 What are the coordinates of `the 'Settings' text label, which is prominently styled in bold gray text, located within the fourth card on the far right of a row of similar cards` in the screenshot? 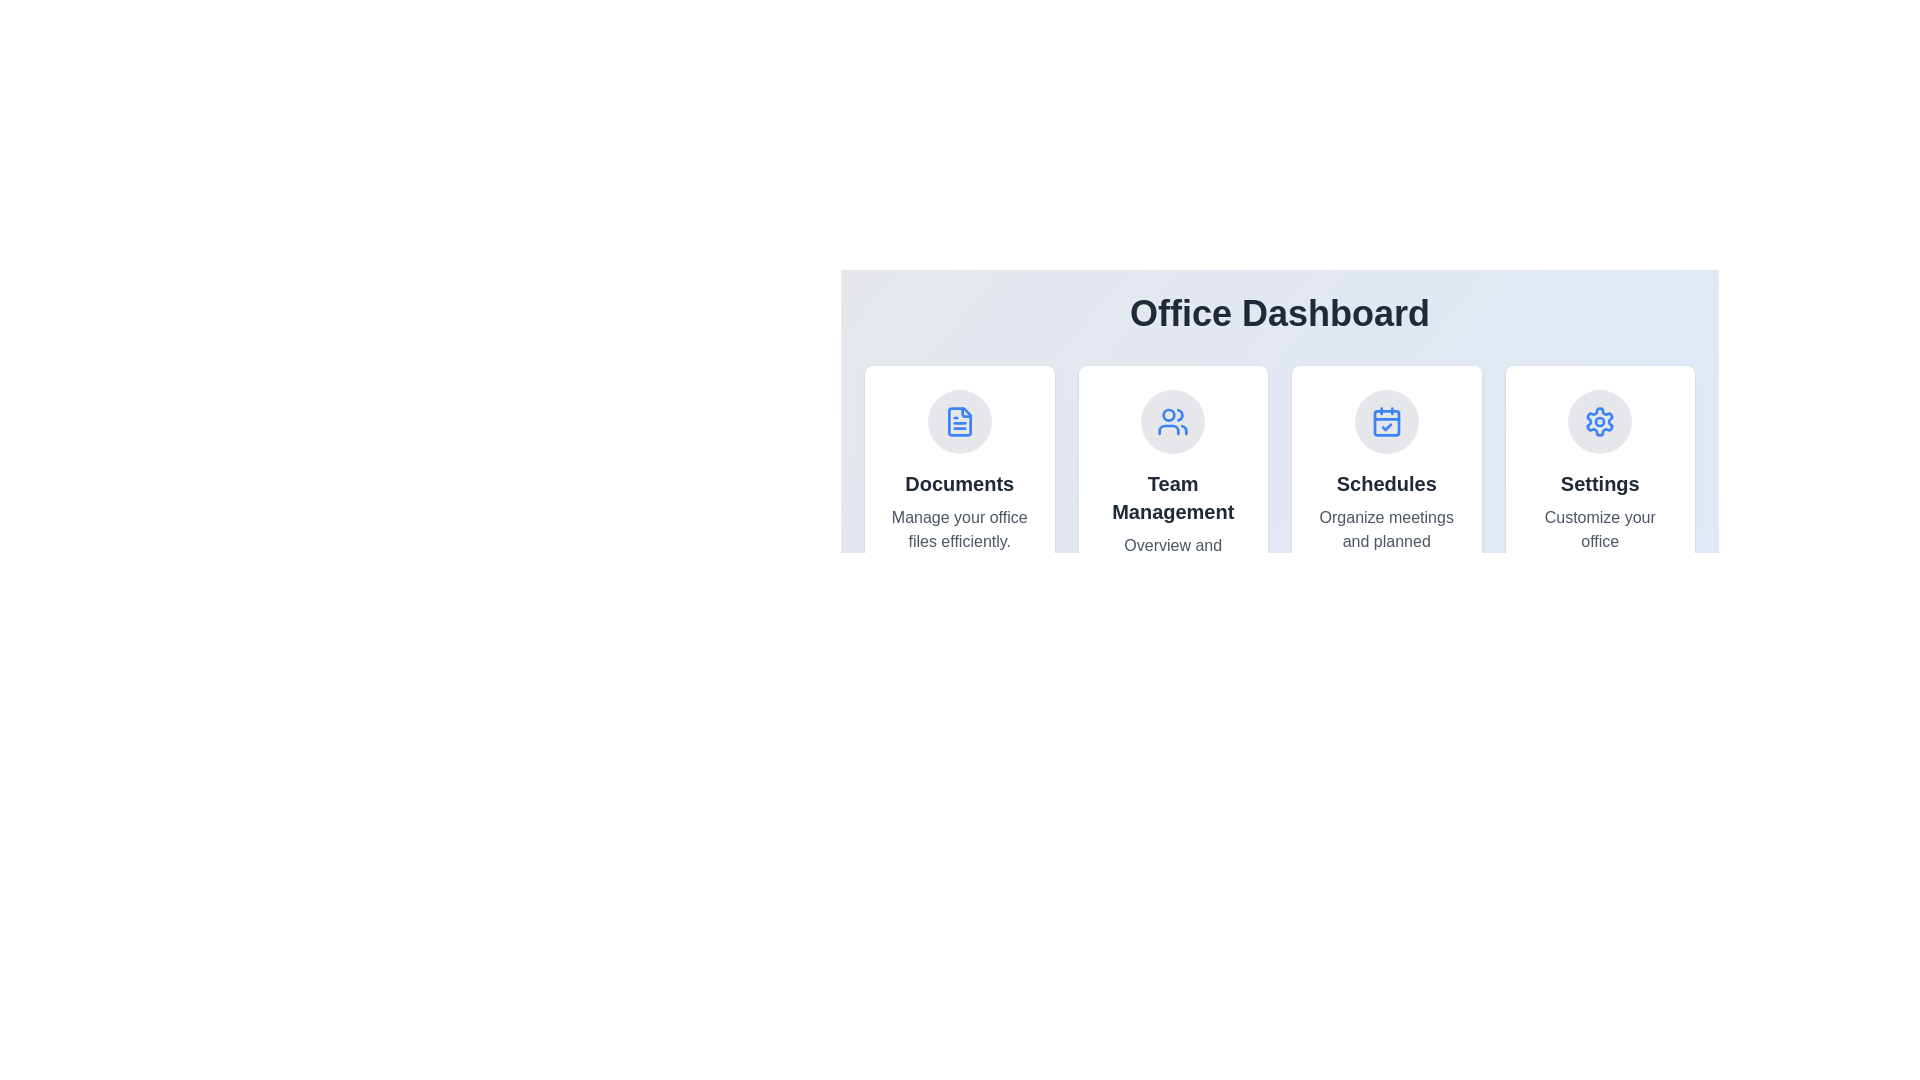 It's located at (1600, 483).